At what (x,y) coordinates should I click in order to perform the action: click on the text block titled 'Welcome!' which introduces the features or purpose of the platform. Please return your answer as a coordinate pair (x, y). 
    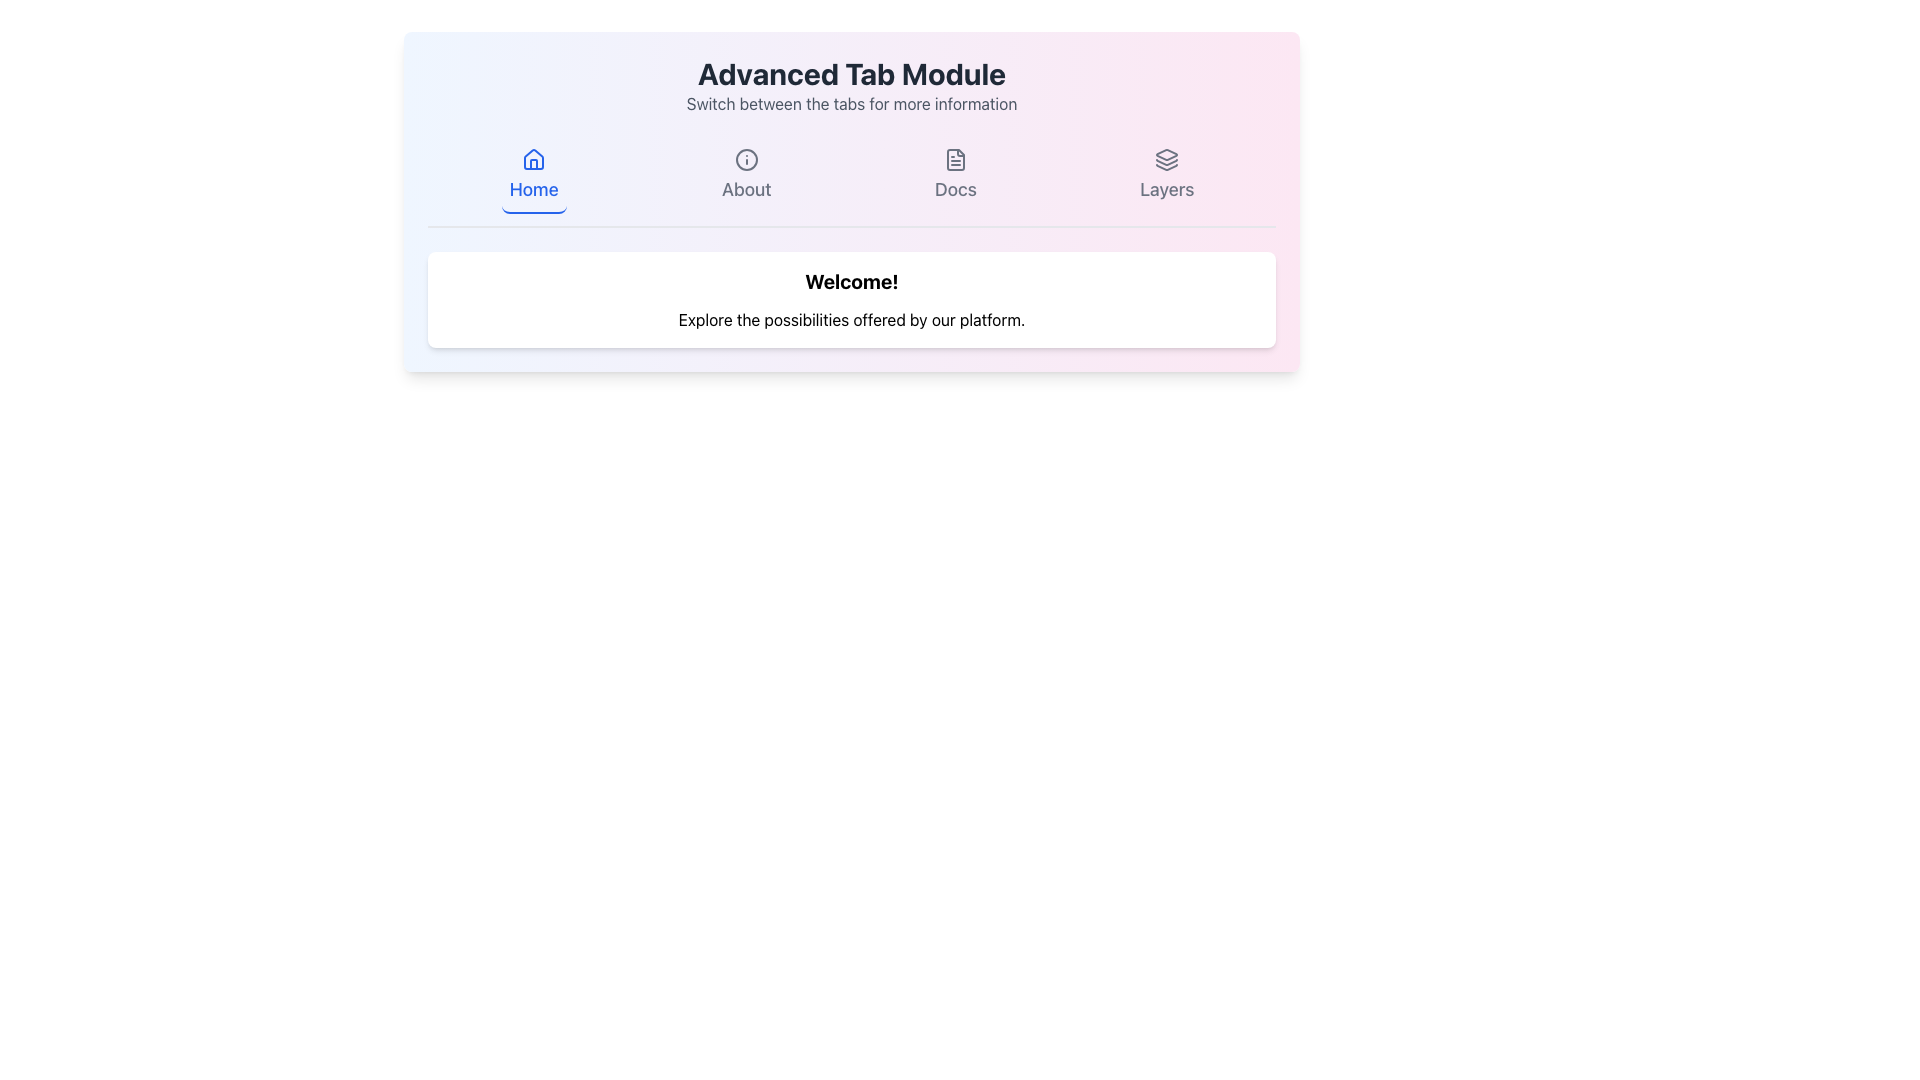
    Looking at the image, I should click on (851, 300).